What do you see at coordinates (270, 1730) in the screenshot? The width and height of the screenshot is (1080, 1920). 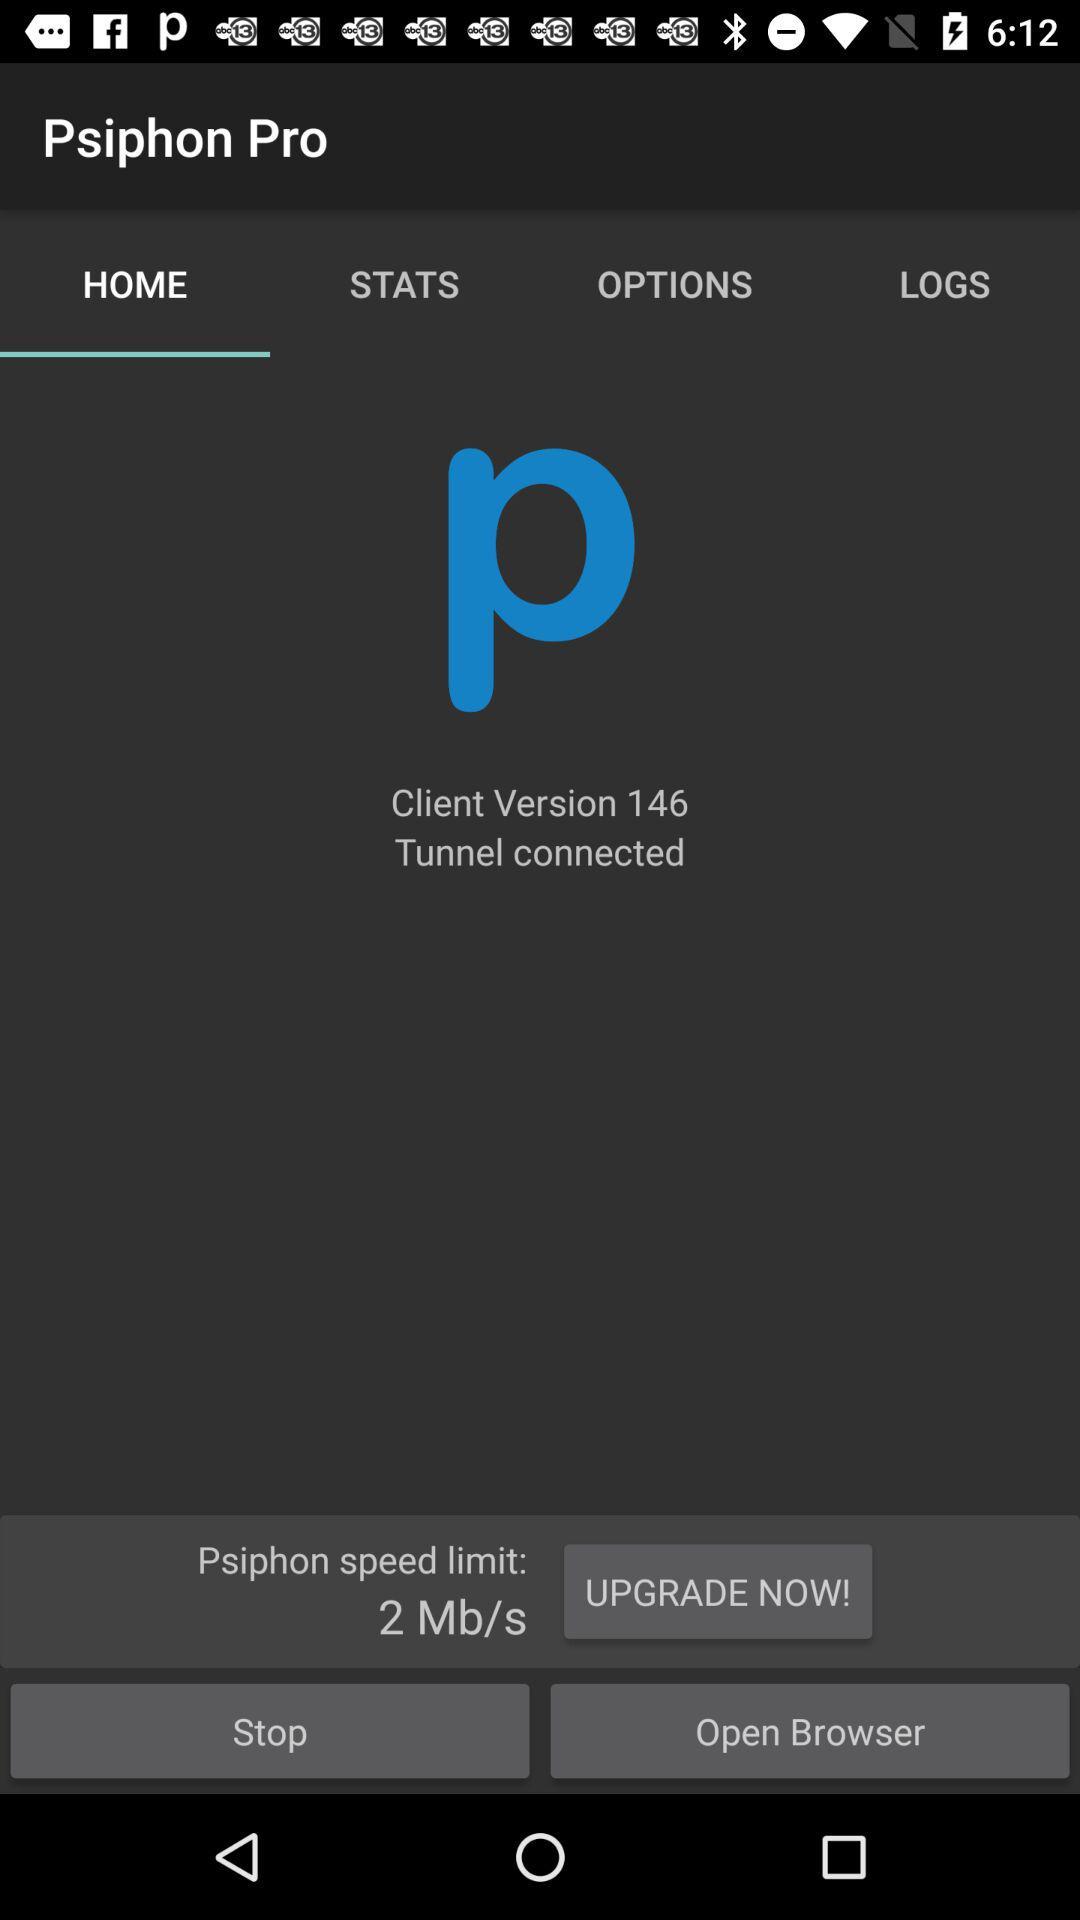 I see `the button at the bottom left corner` at bounding box center [270, 1730].